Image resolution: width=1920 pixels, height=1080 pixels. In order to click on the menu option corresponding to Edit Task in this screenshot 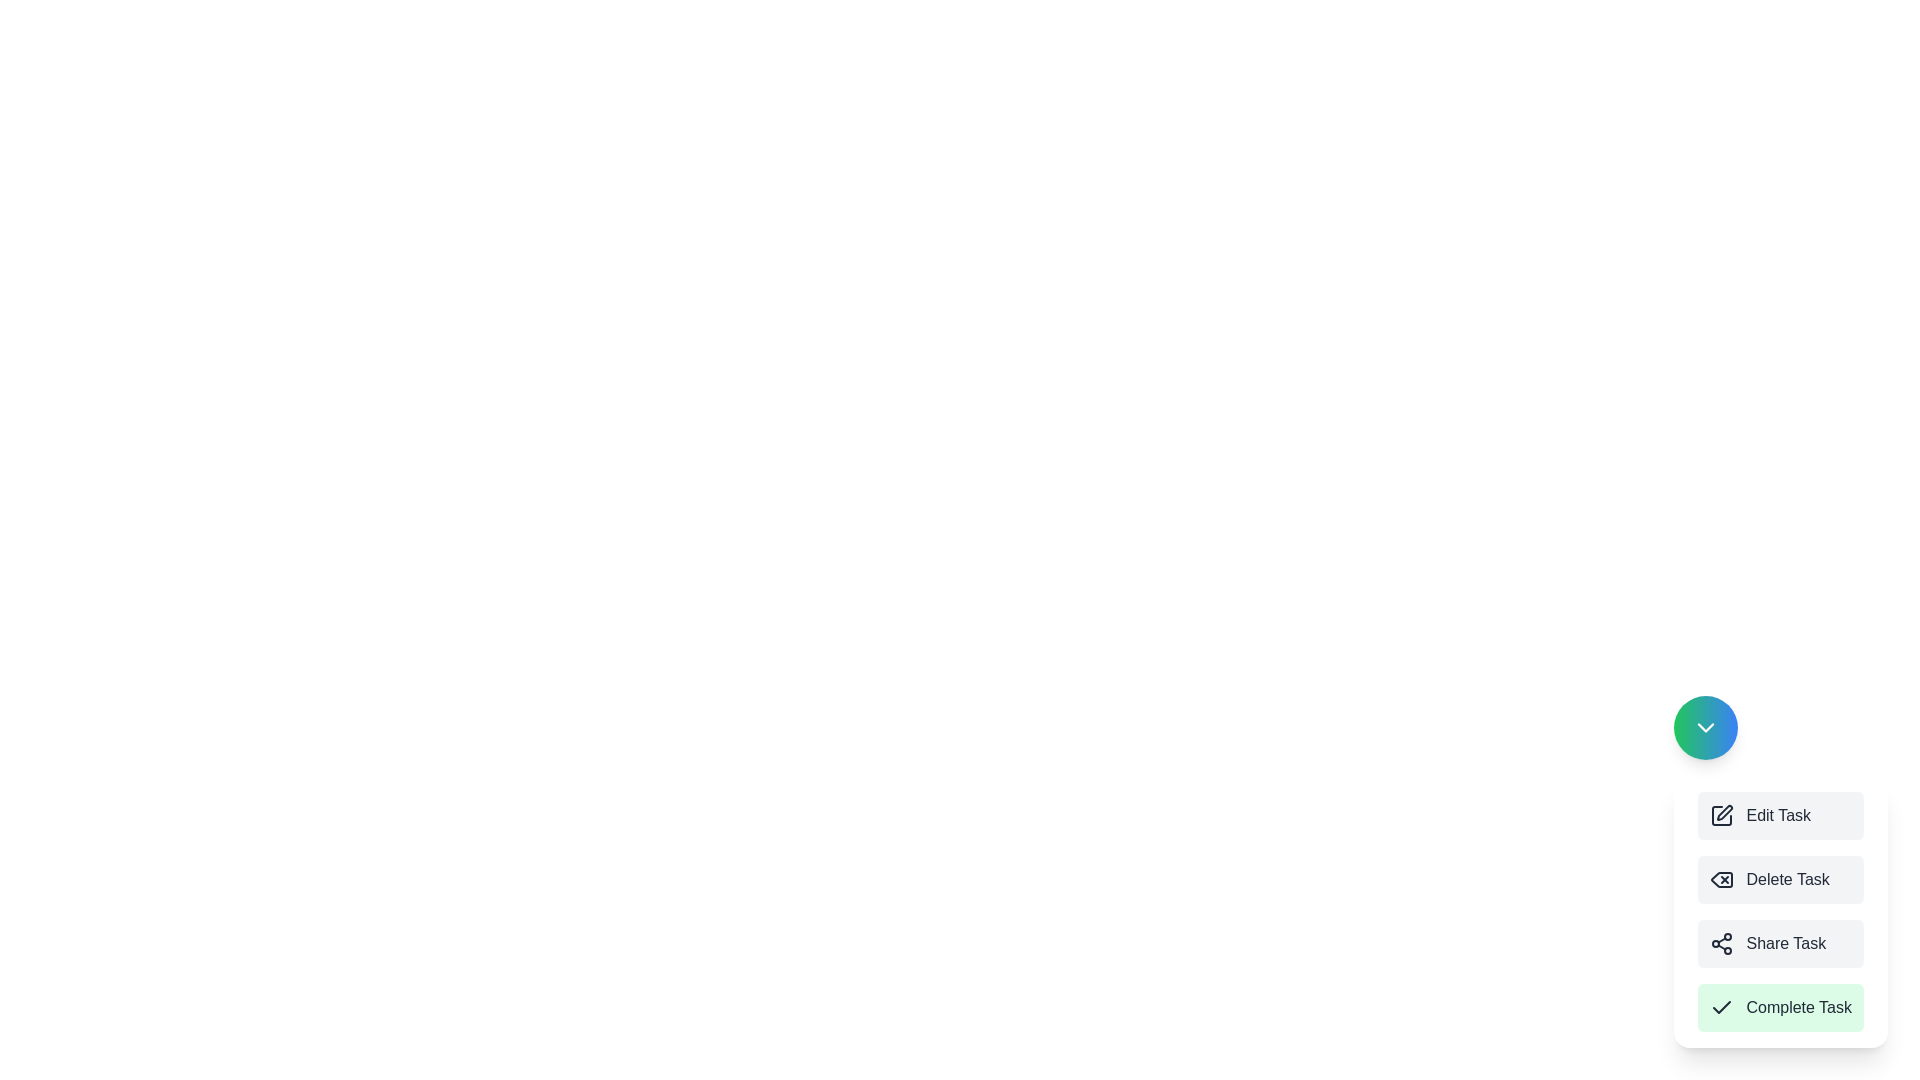, I will do `click(1781, 816)`.